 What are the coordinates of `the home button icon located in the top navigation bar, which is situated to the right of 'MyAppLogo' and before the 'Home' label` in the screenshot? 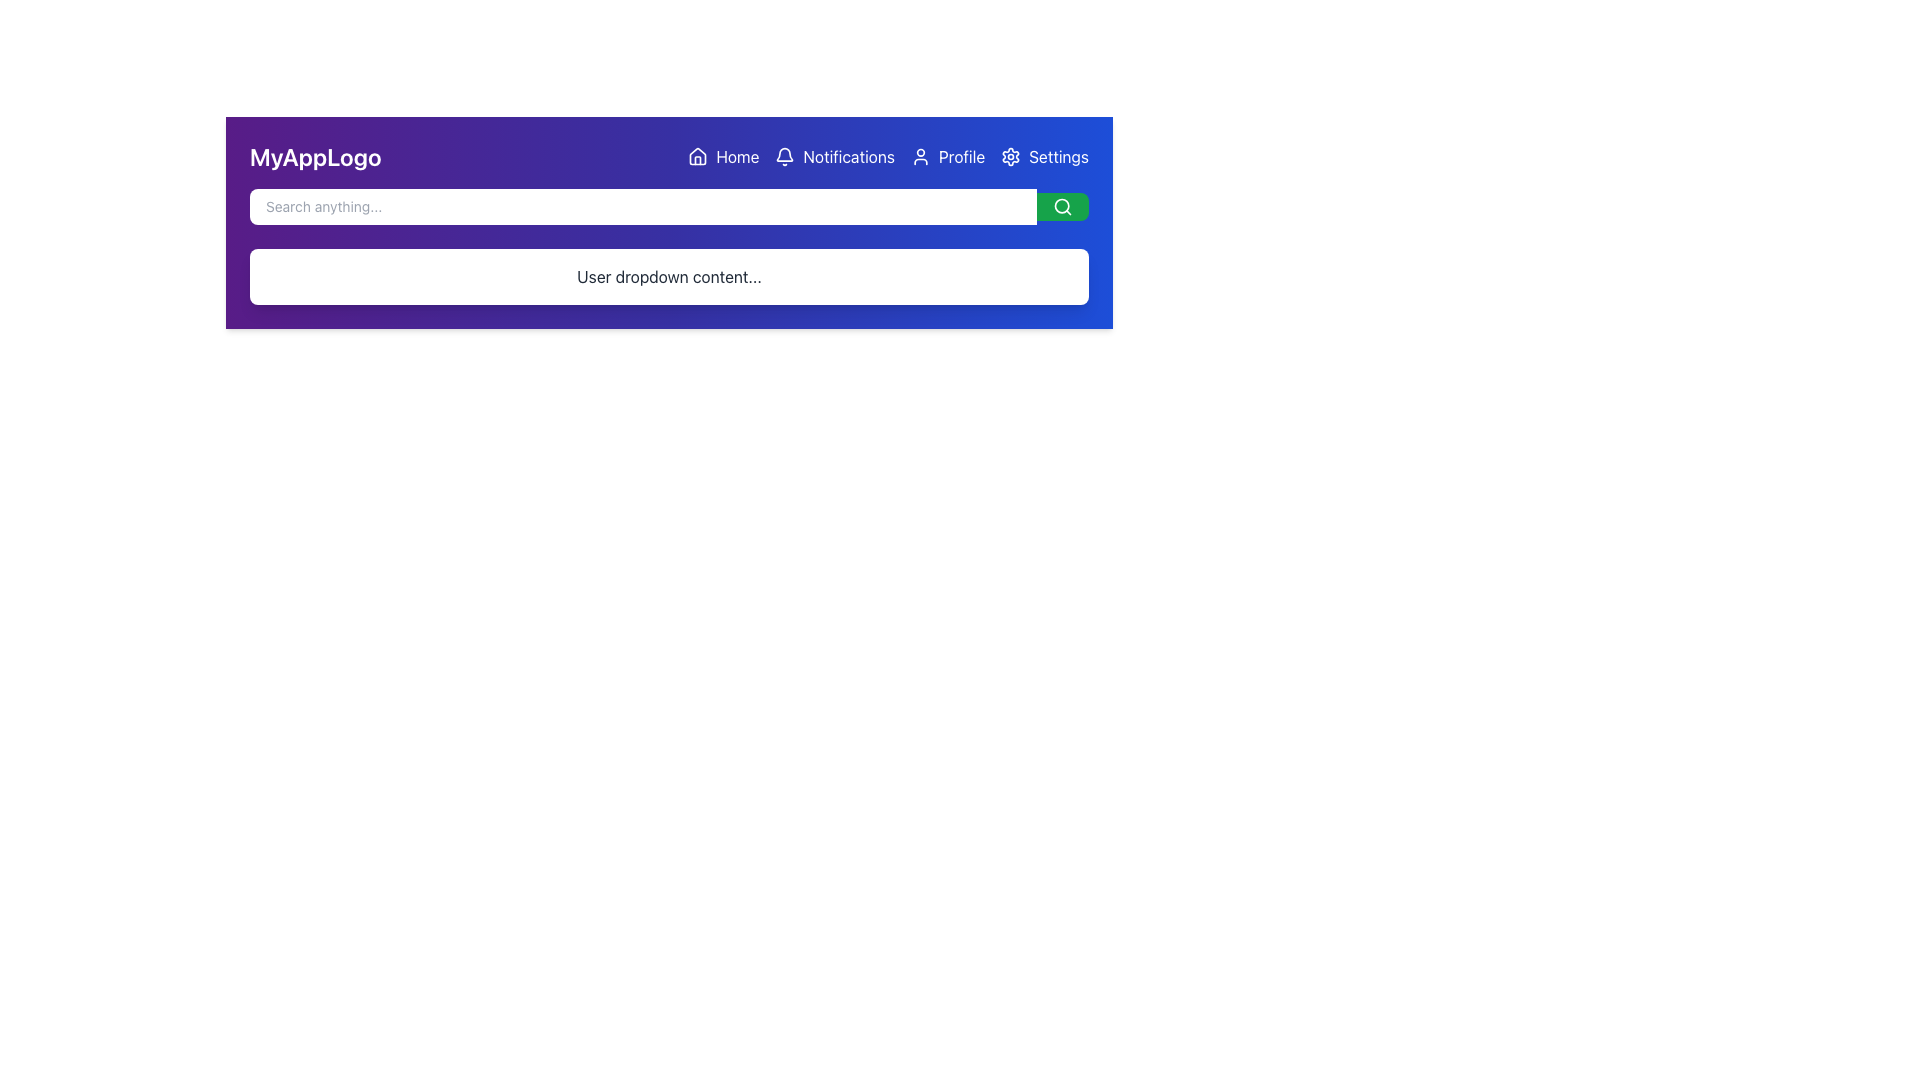 It's located at (698, 155).